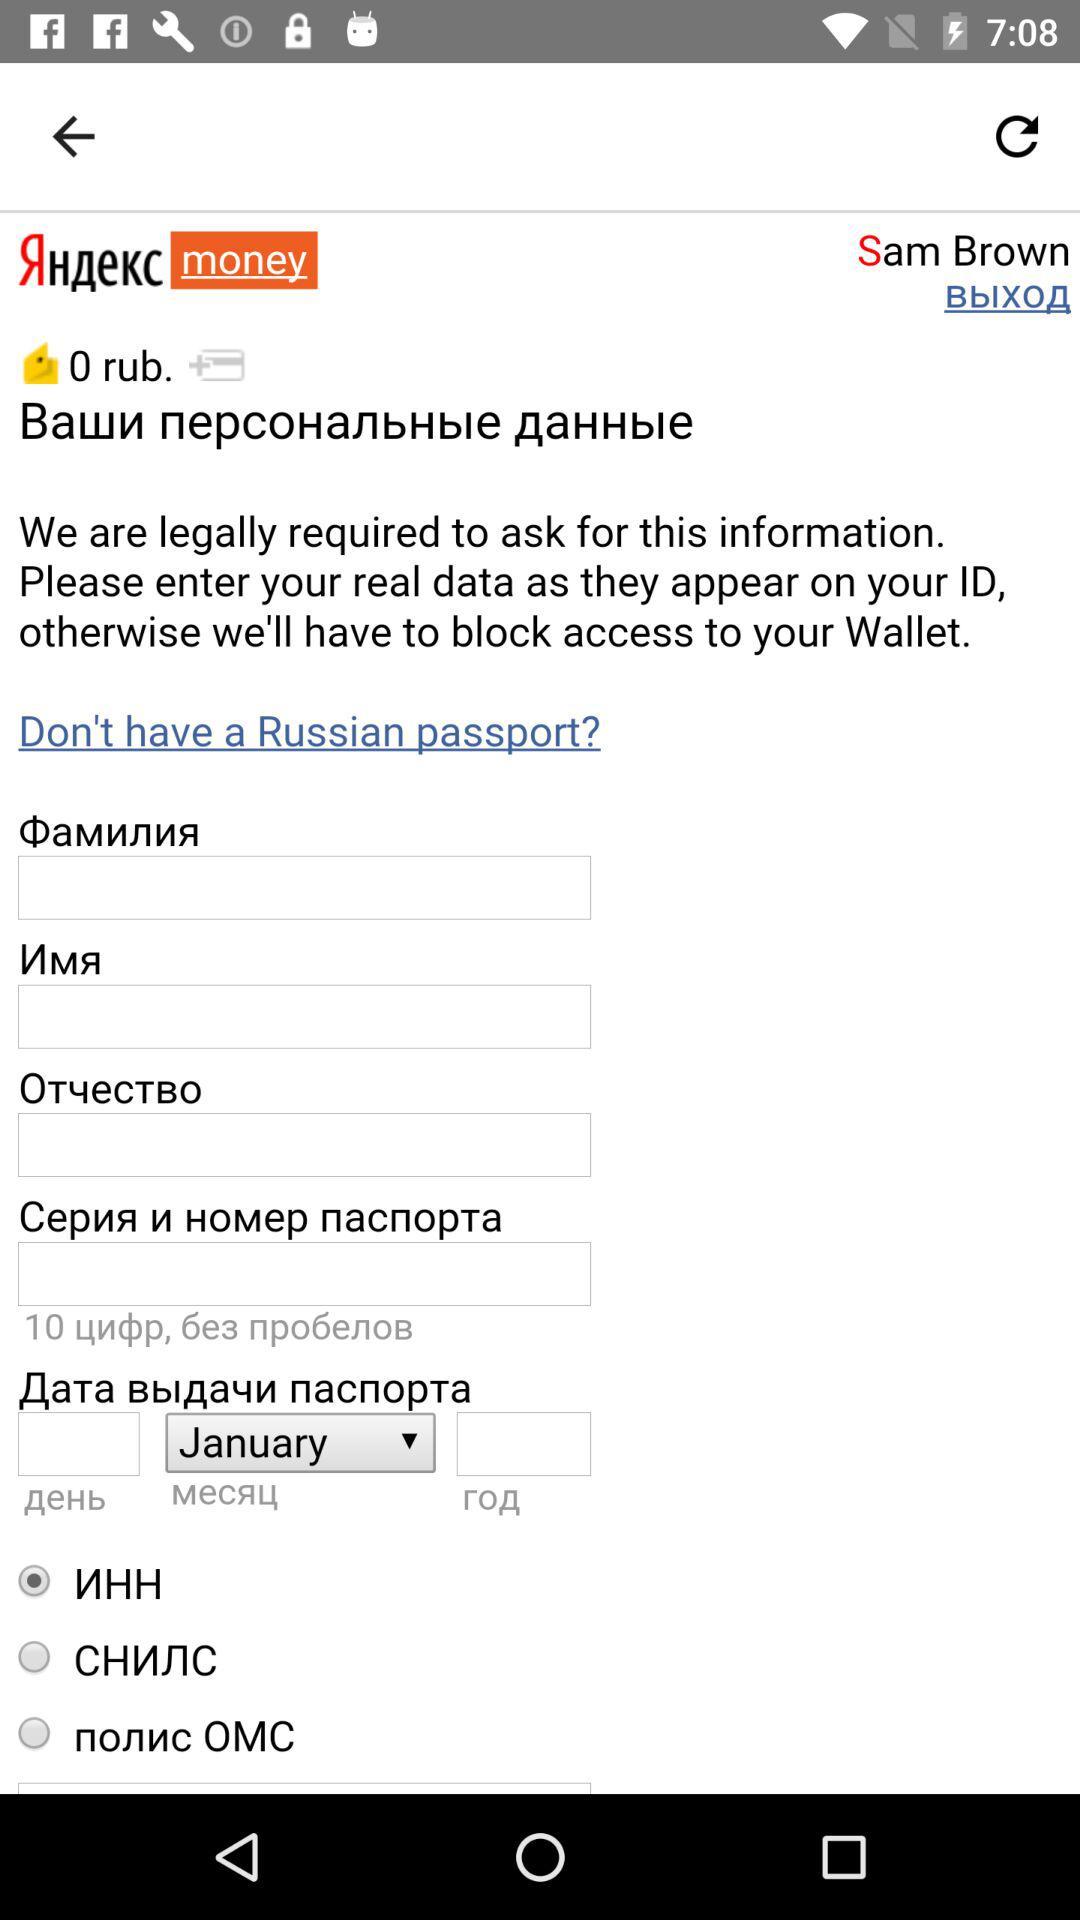  I want to click on description, so click(540, 1003).